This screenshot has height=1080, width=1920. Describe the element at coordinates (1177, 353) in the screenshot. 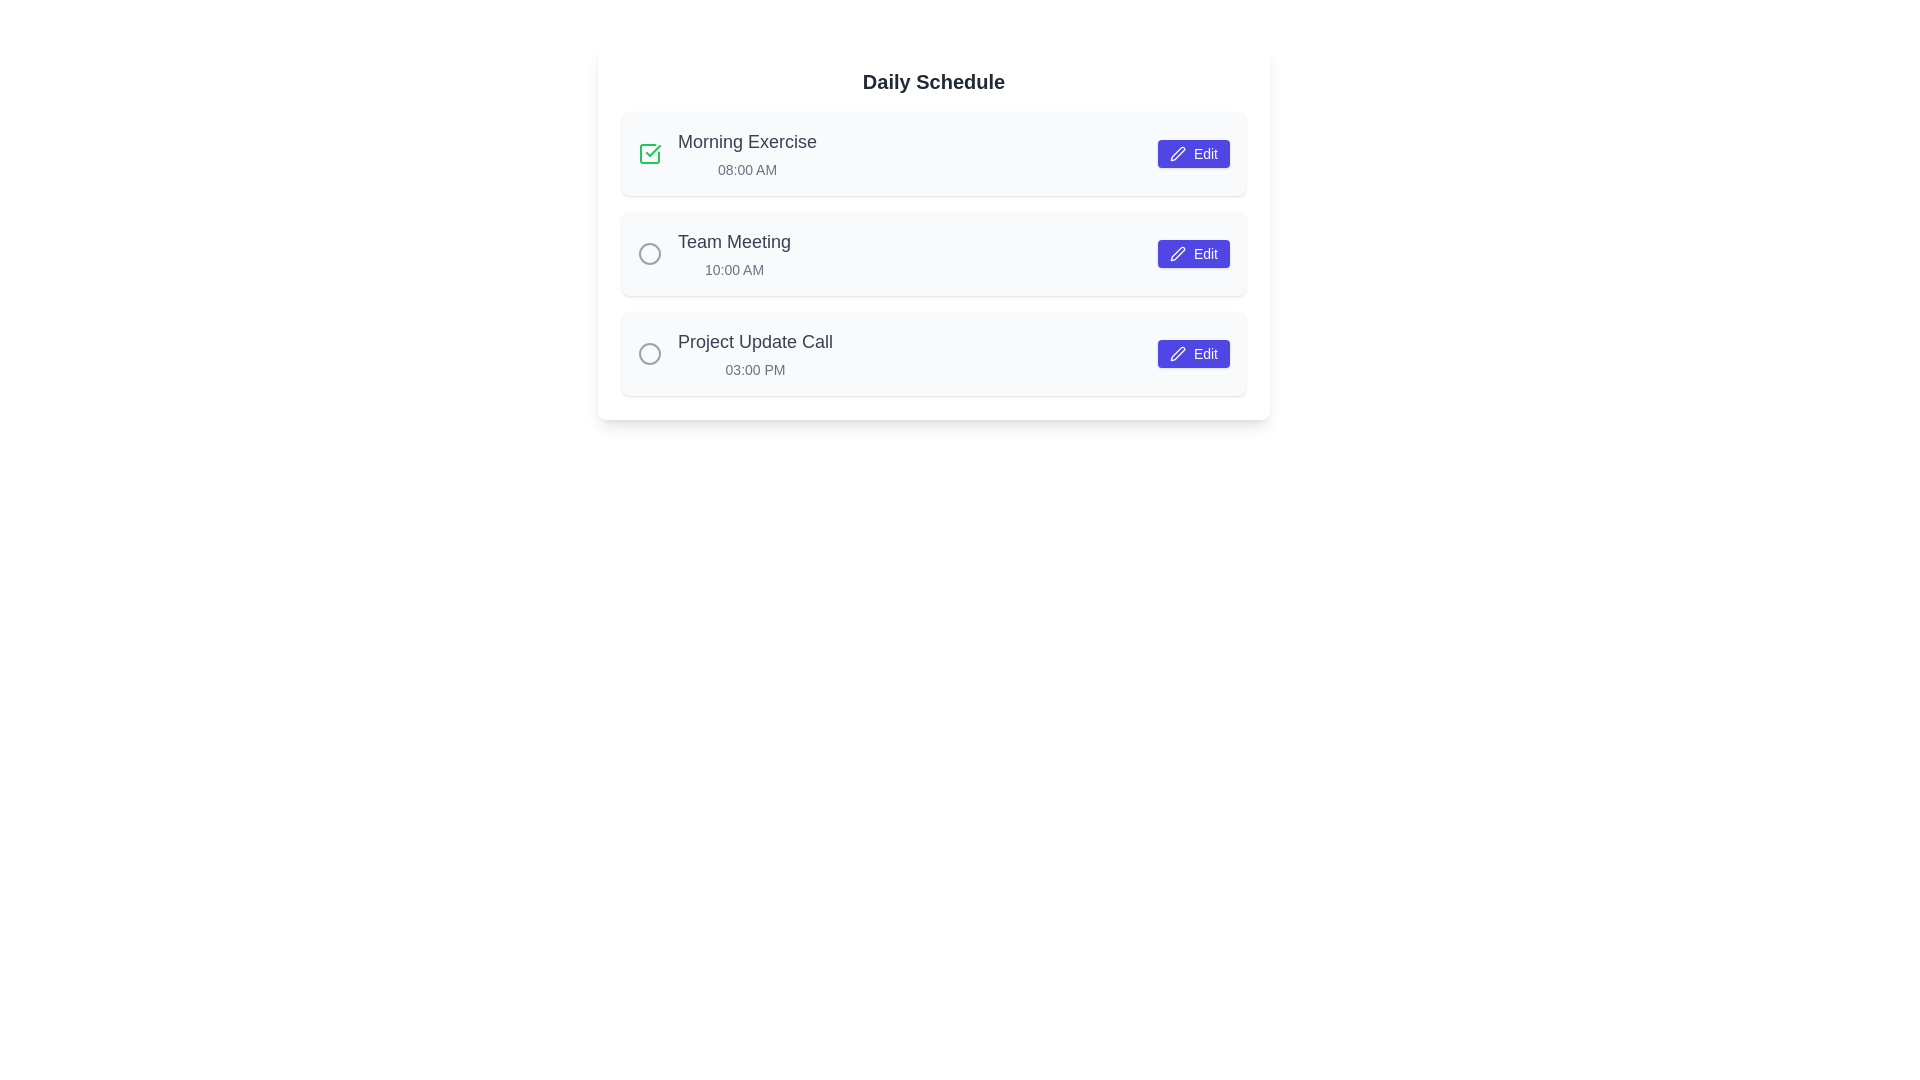

I see `the edit icon located on the 'Edit' button for the 'Project Update Call' schedule entry, indicating its functionality for editing` at that location.